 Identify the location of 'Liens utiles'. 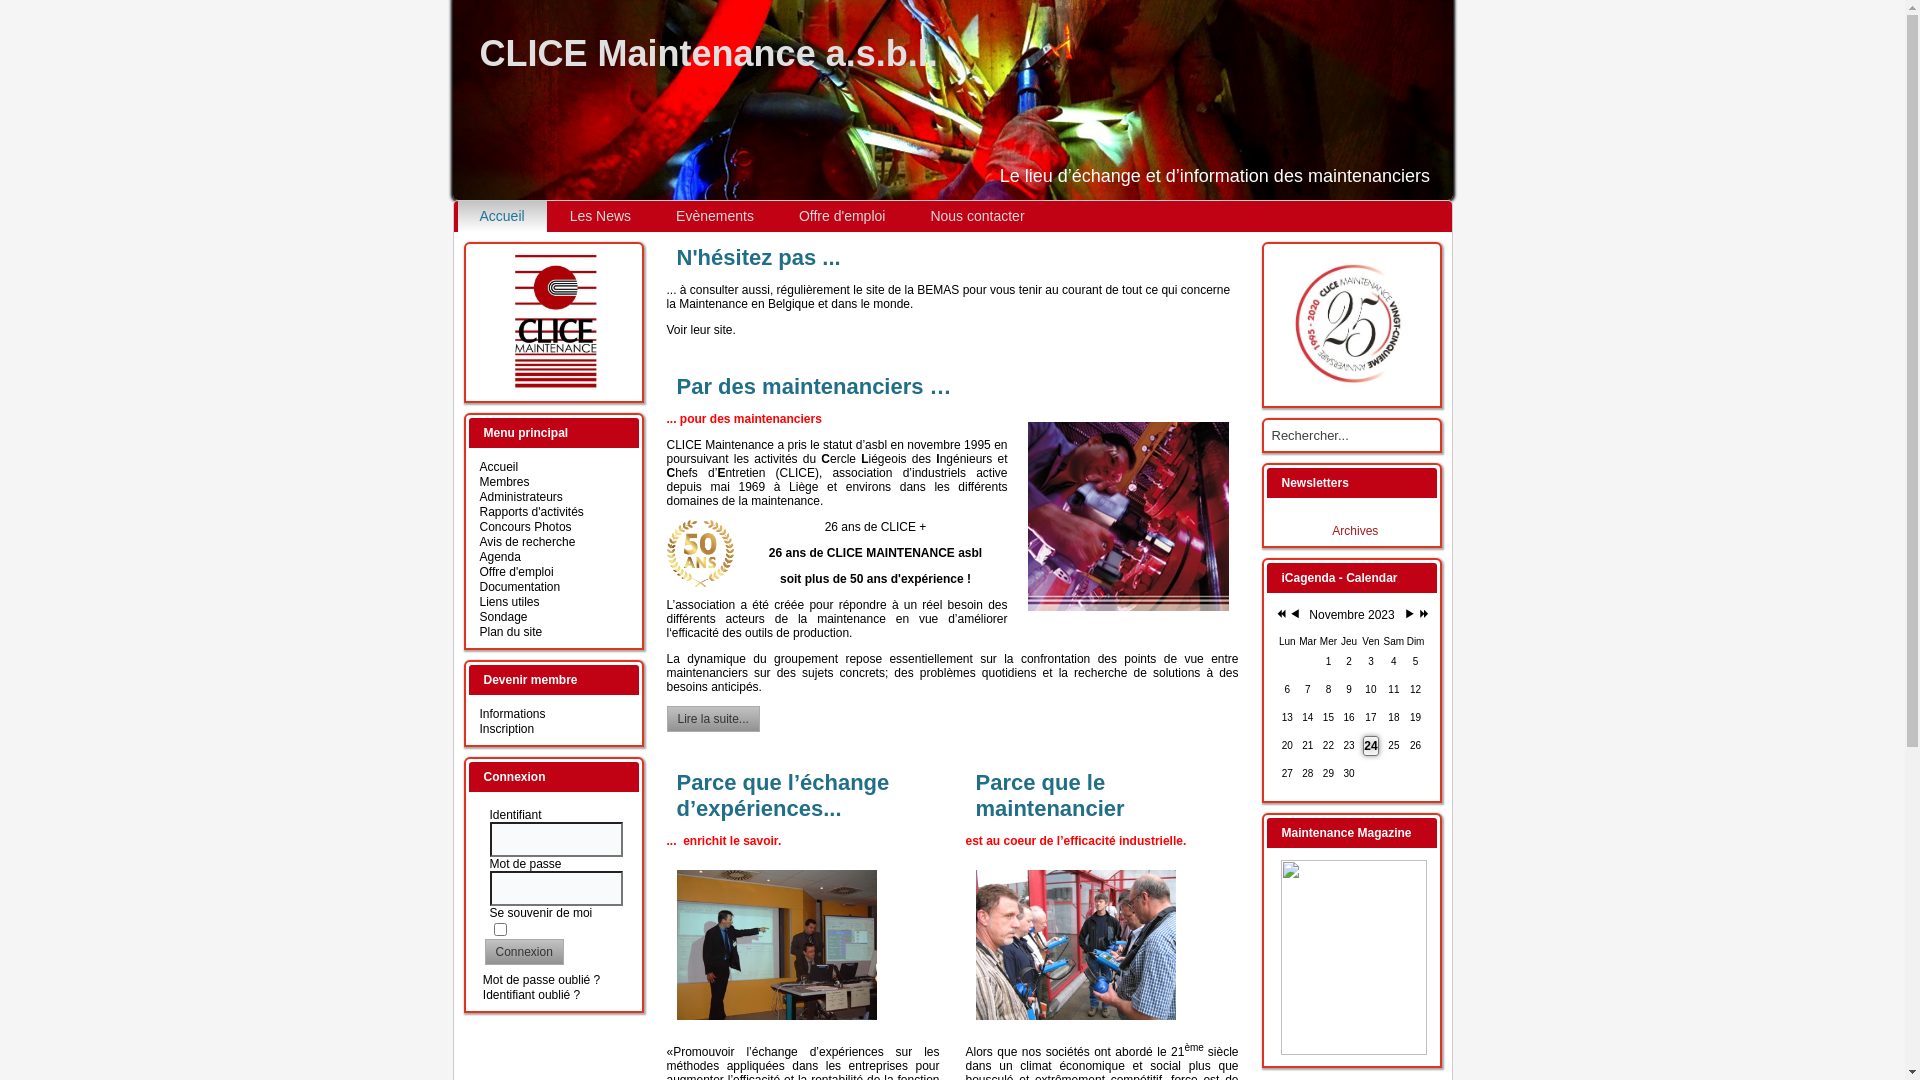
(509, 600).